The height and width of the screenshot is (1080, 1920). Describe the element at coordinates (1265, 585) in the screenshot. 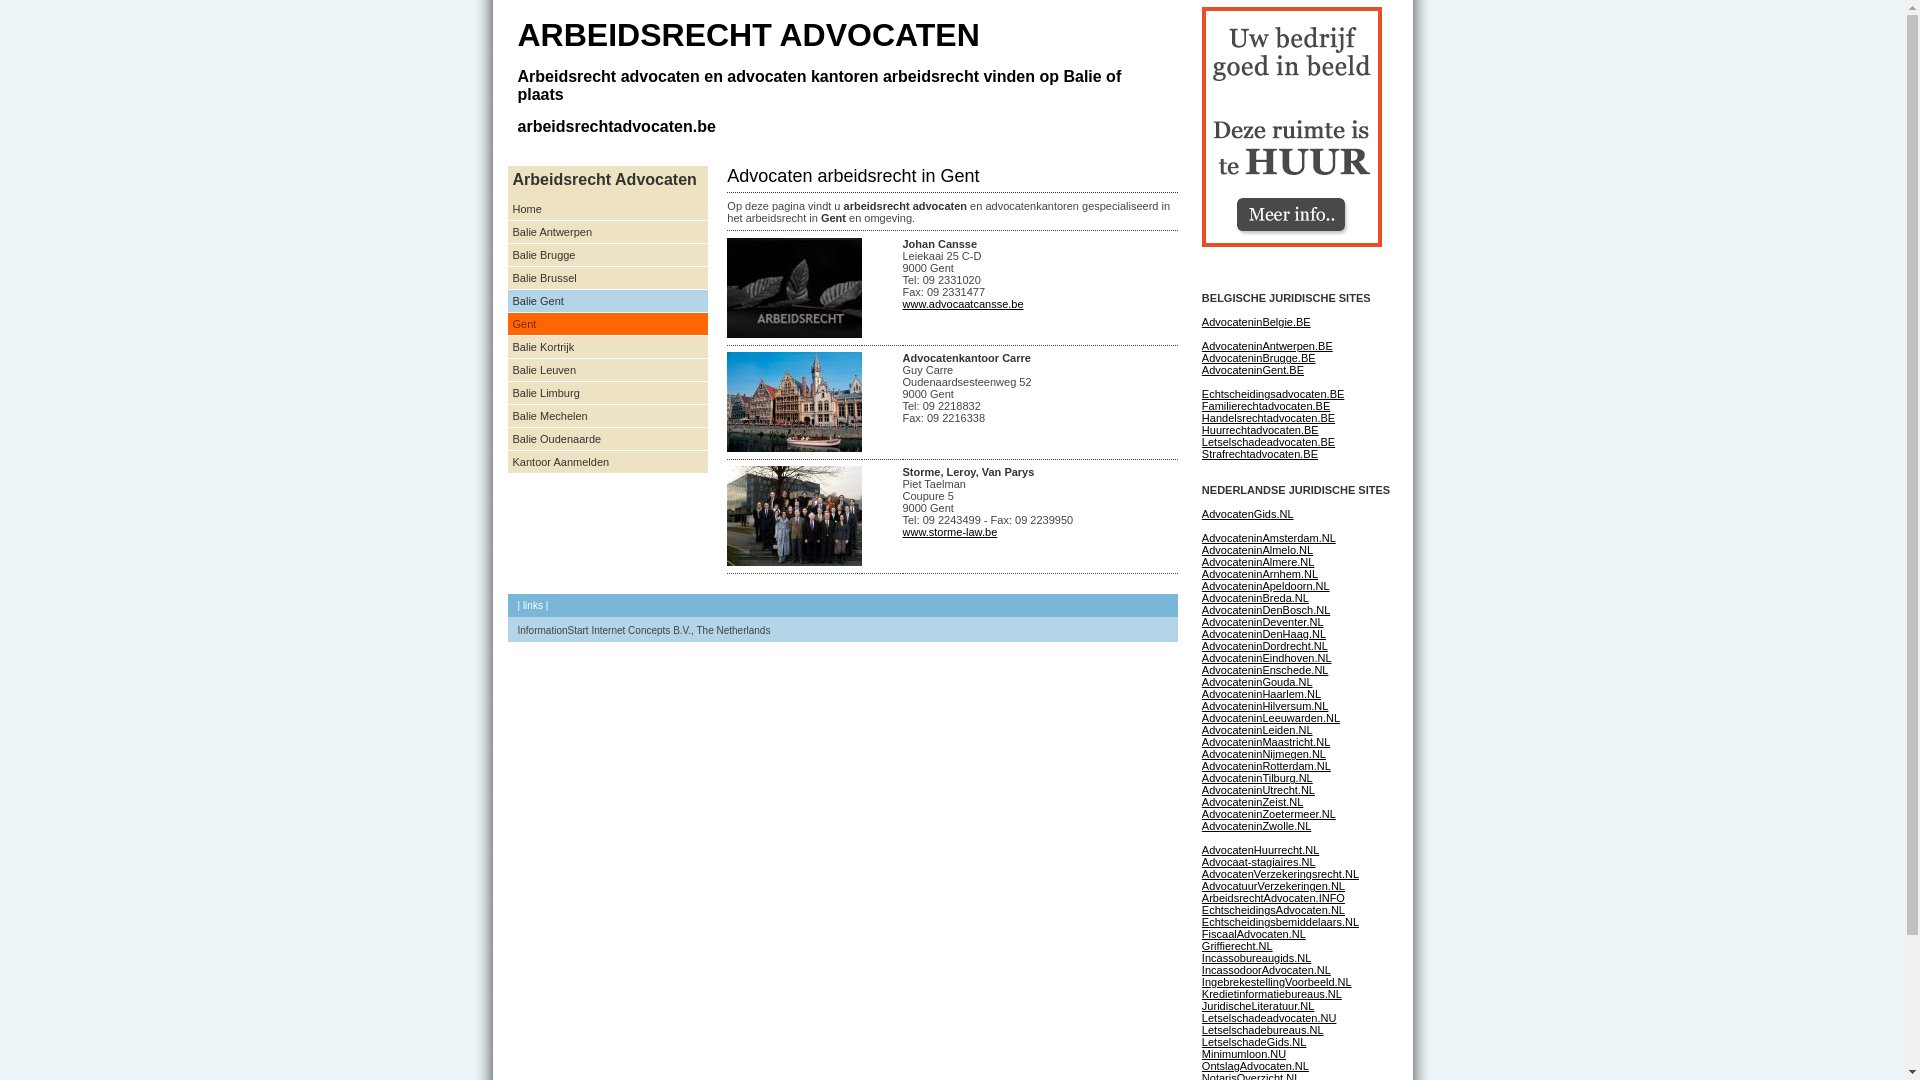

I see `'AdvocateninApeldoorn.NL'` at that location.